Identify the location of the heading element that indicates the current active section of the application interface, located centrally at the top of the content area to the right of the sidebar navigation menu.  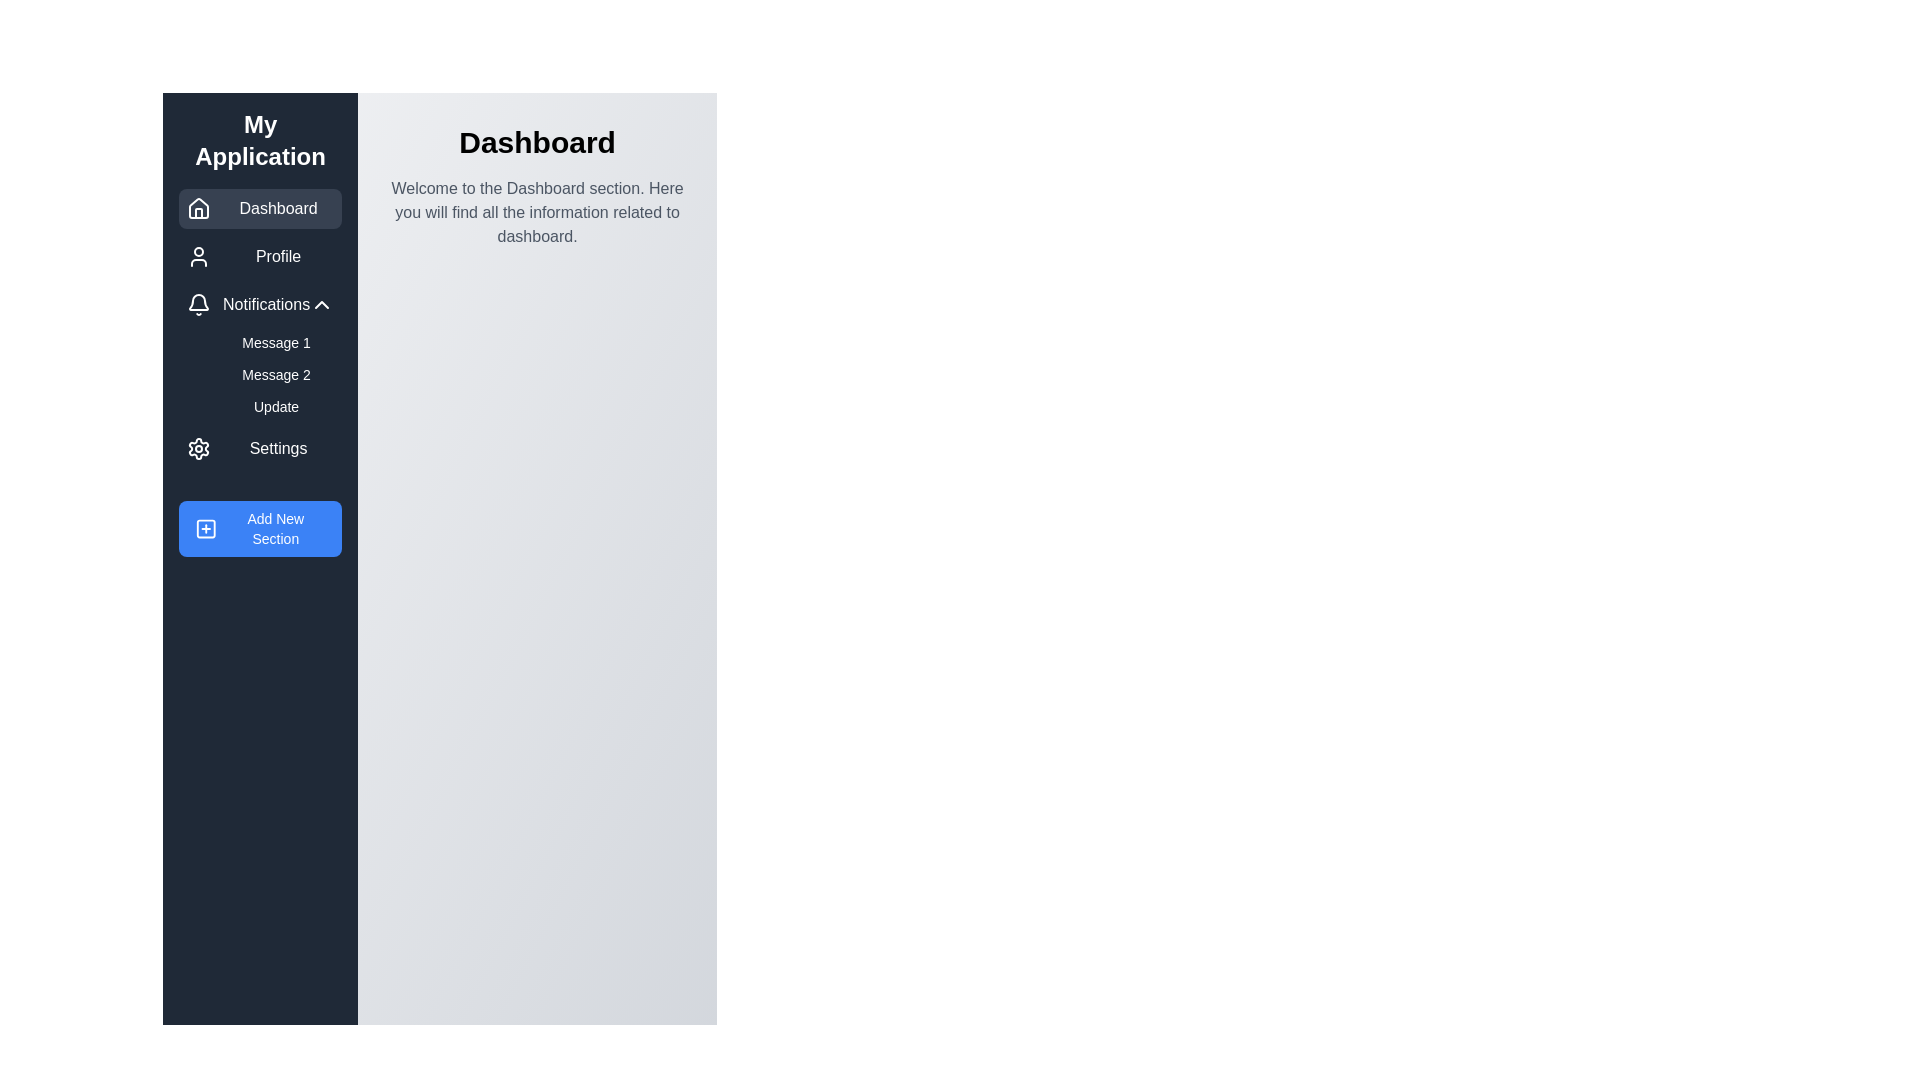
(537, 141).